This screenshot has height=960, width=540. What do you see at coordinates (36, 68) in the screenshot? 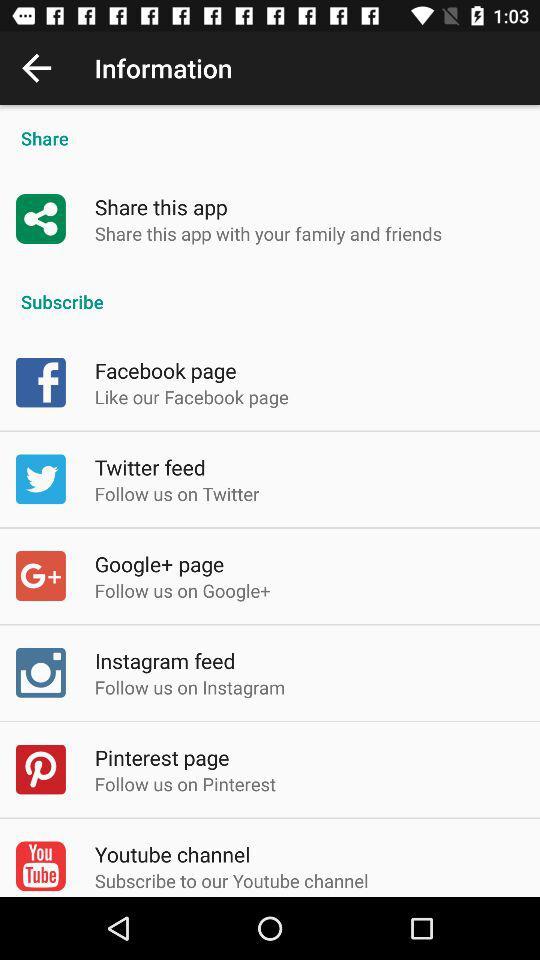
I see `item above the share item` at bounding box center [36, 68].